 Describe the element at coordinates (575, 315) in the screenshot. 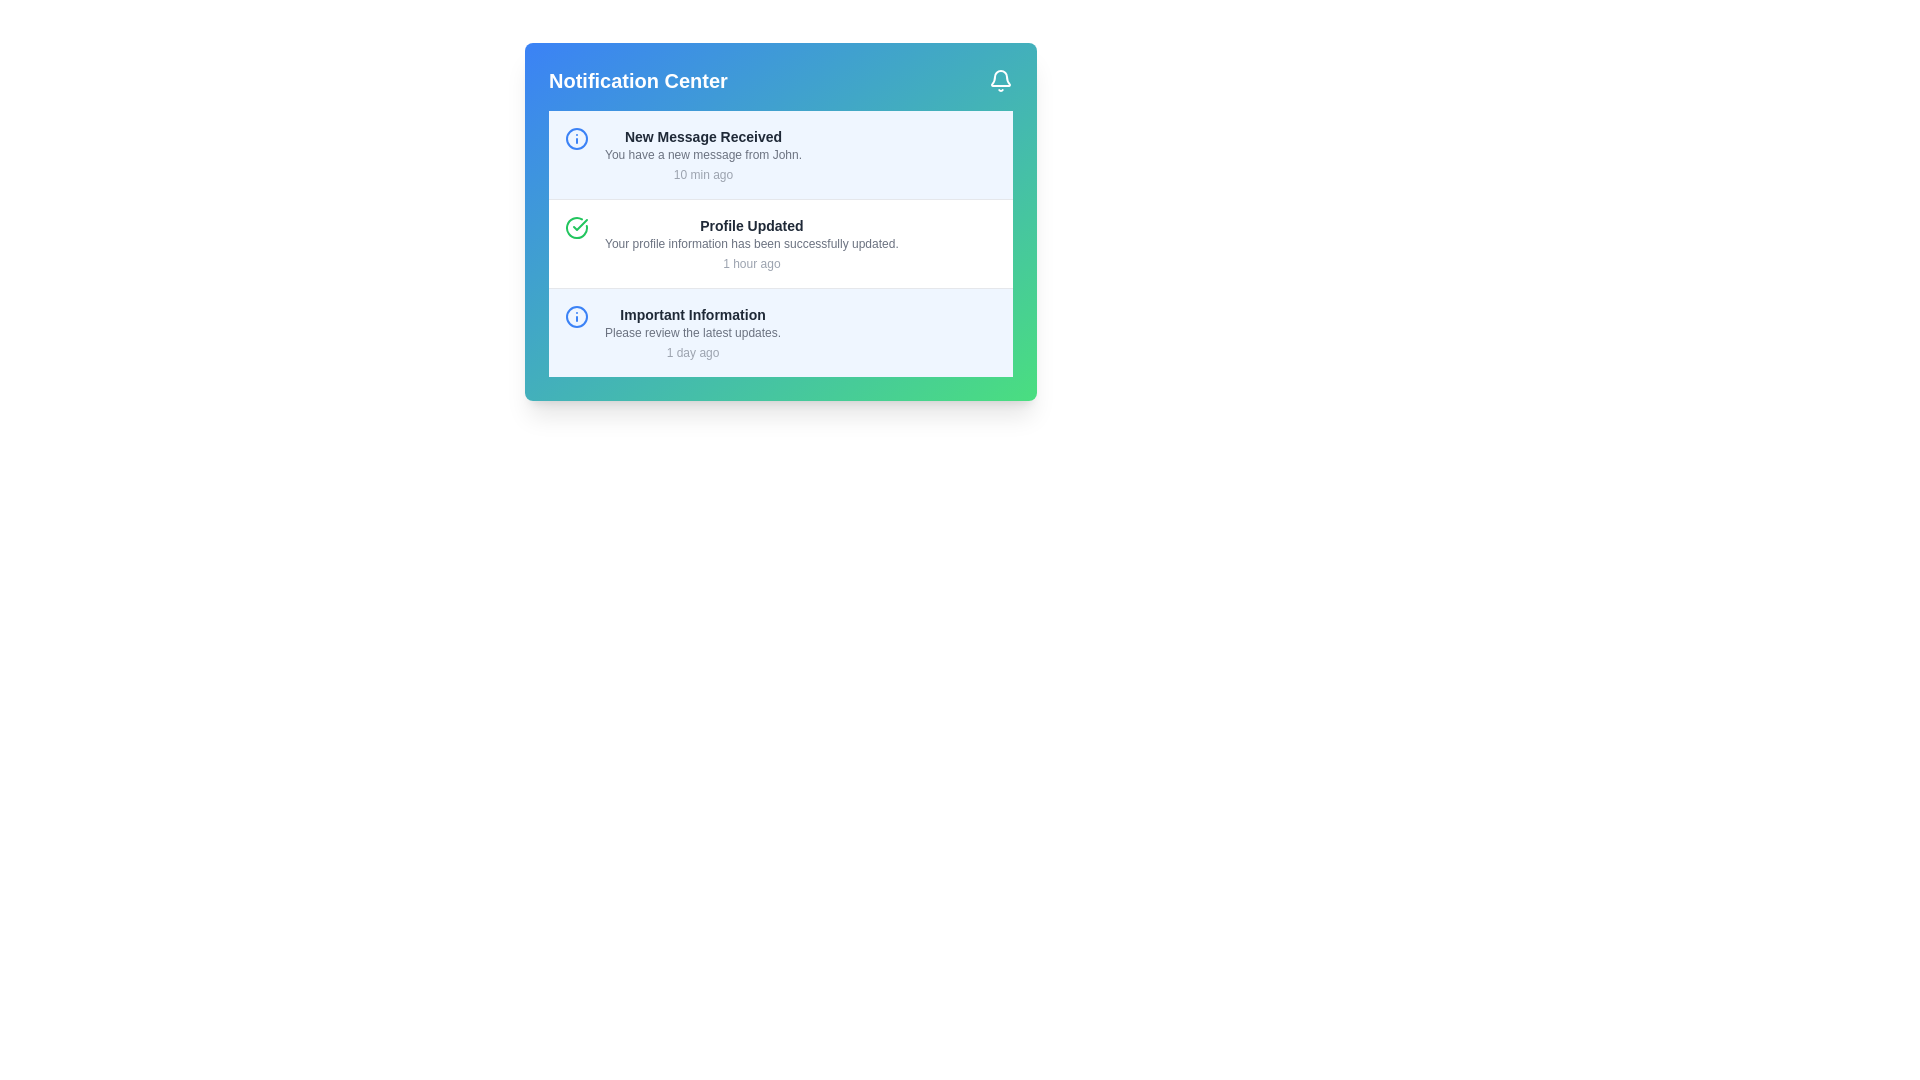

I see `the information icon located to the left of the 'Important Information' heading` at that location.